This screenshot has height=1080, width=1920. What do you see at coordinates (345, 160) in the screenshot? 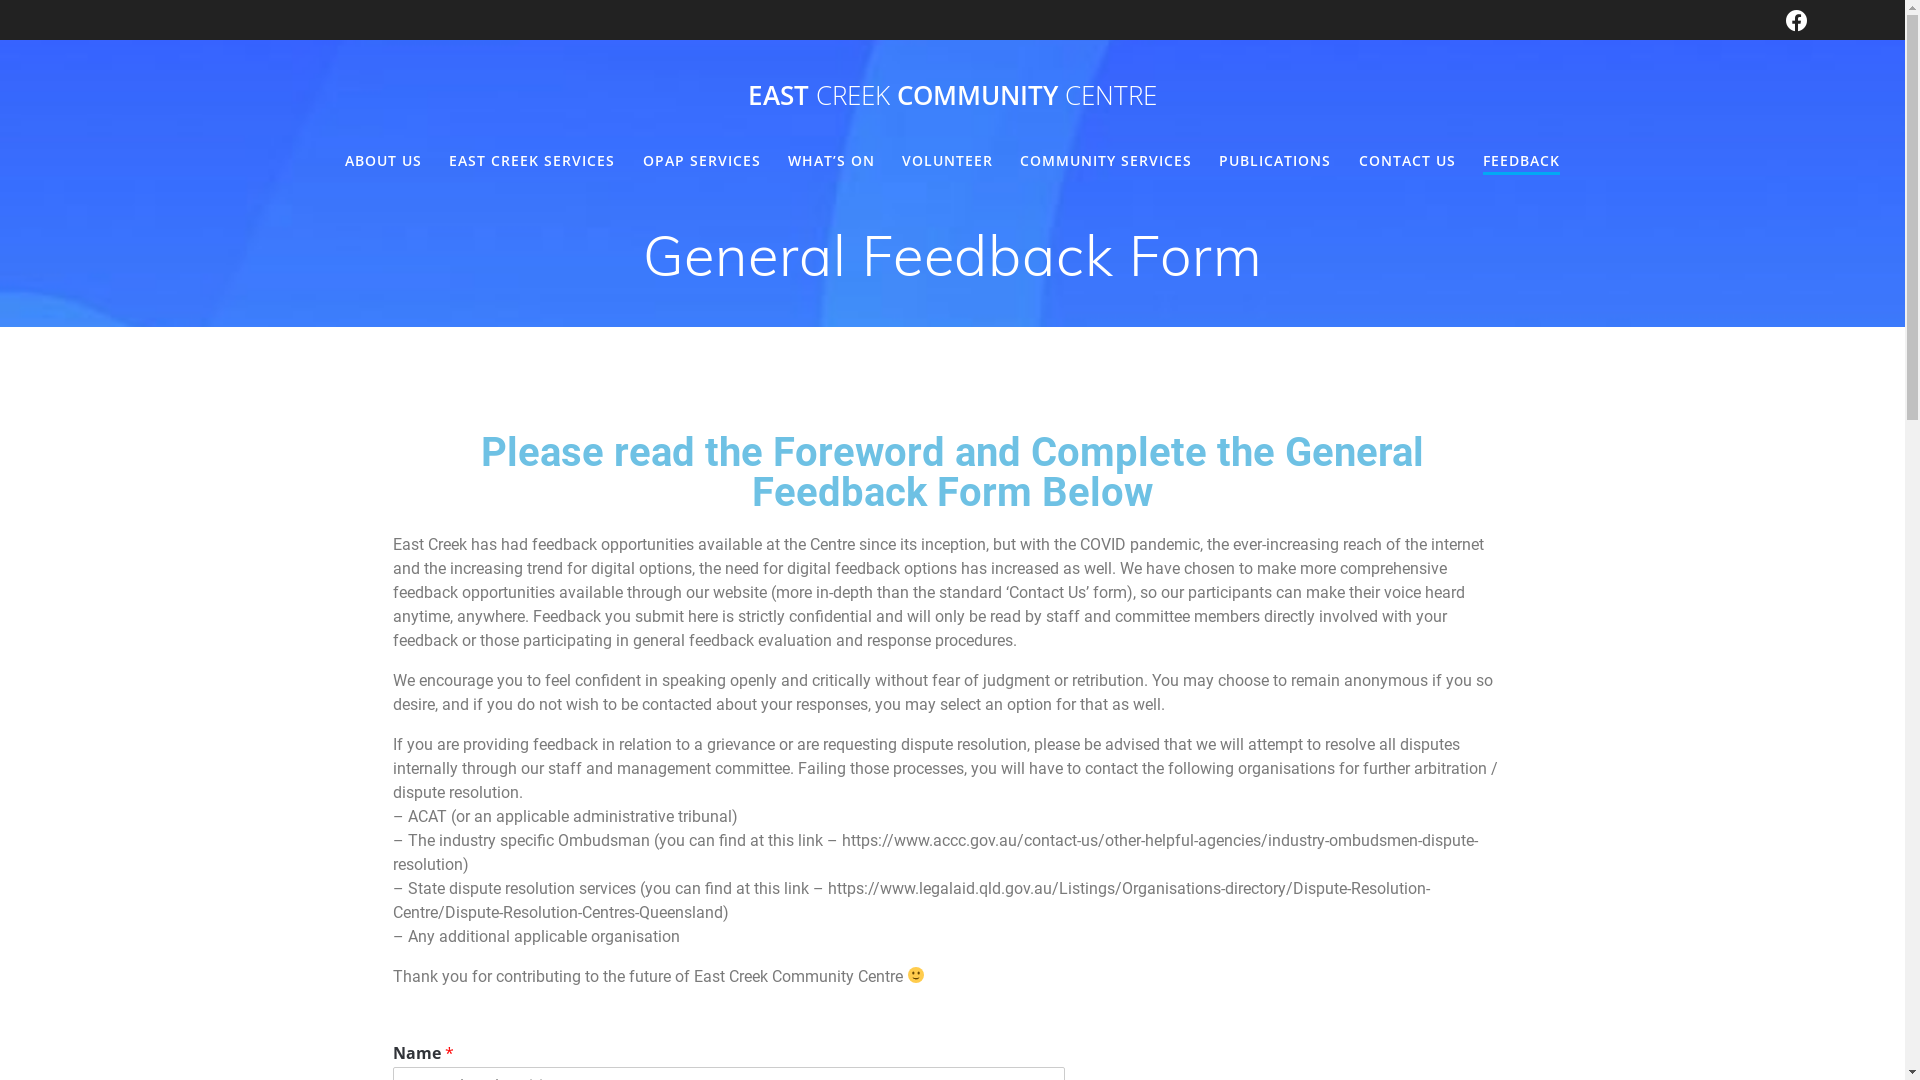
I see `'ABOUT US'` at bounding box center [345, 160].